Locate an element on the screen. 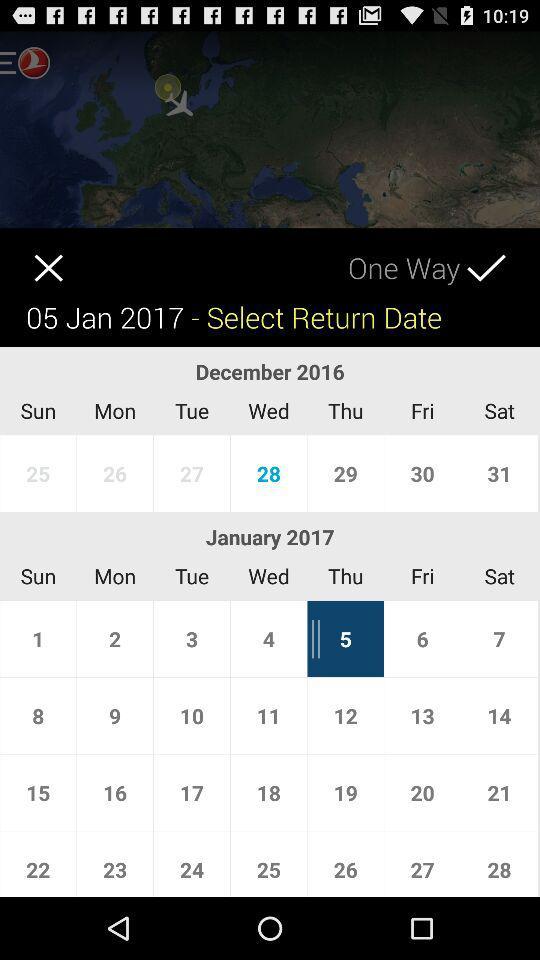 The width and height of the screenshot is (540, 960). close is located at coordinates (30, 253).